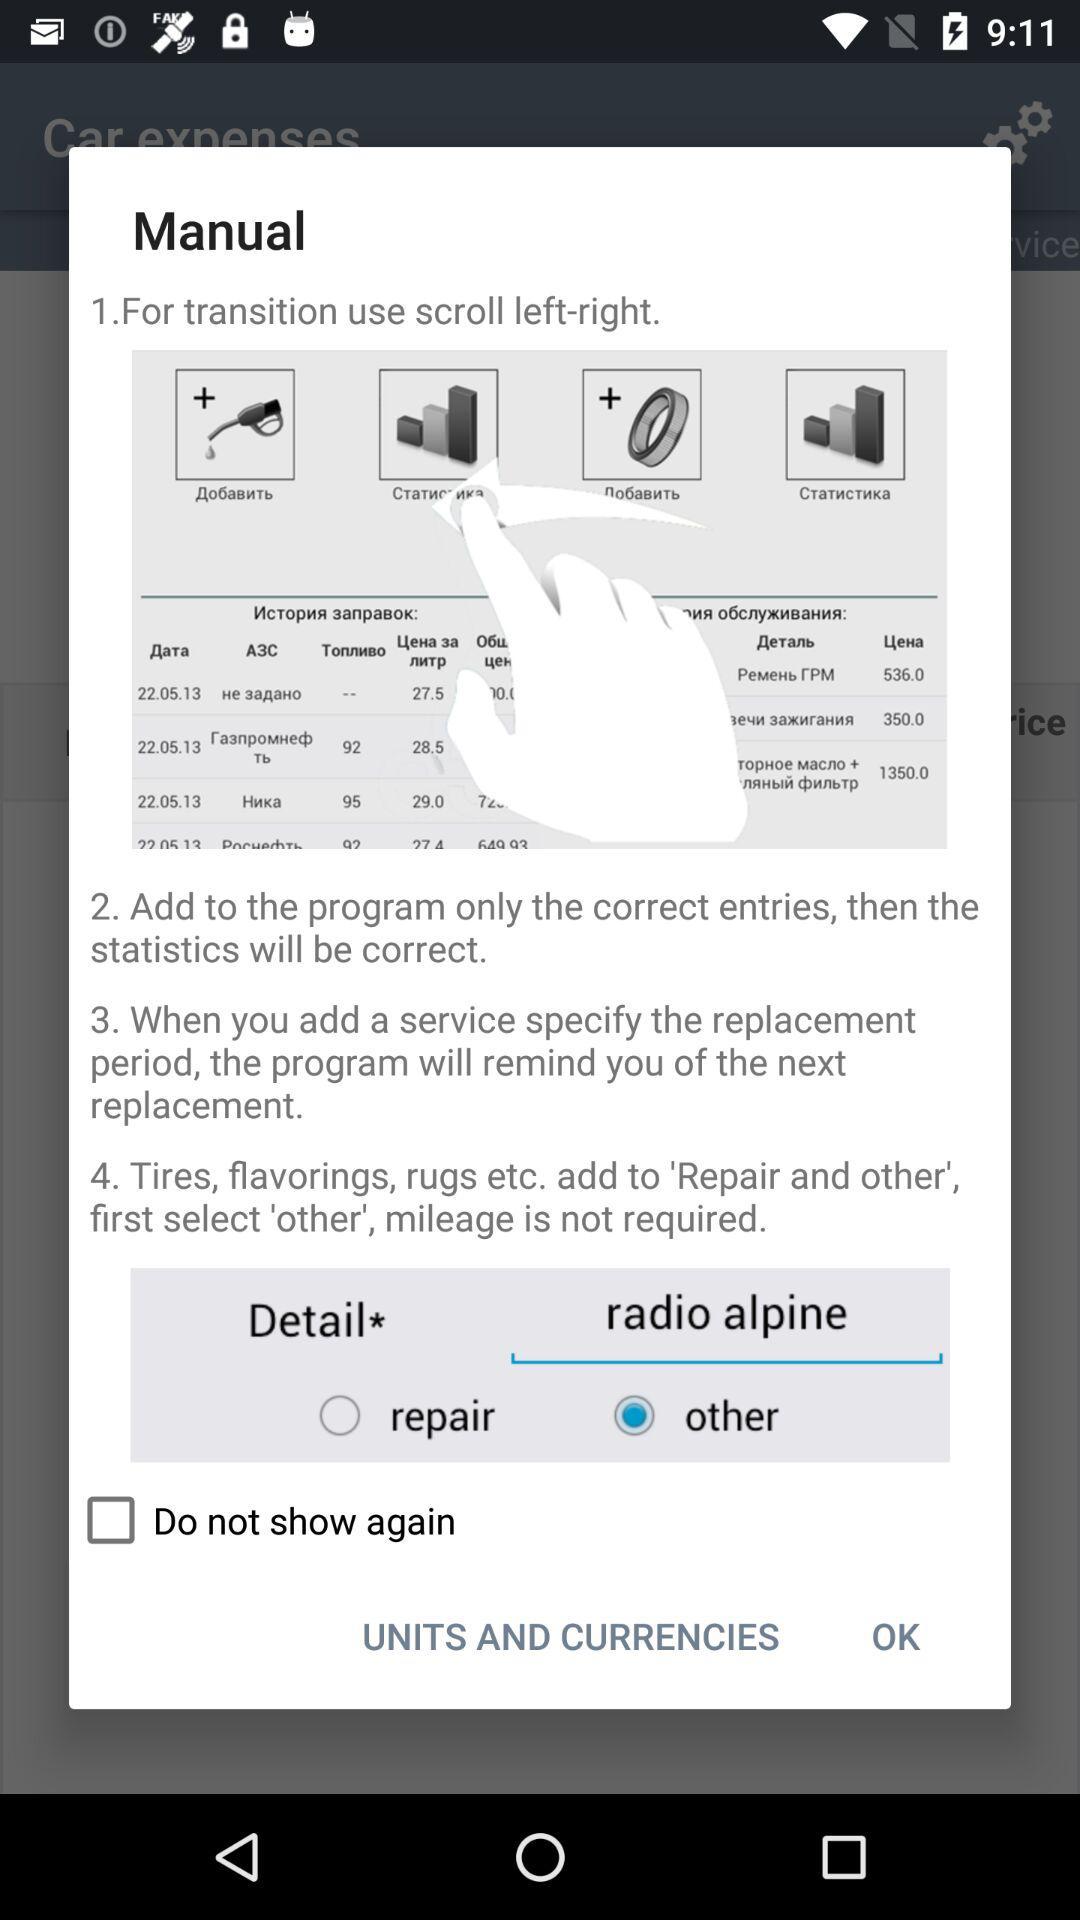  Describe the element at coordinates (894, 1635) in the screenshot. I see `the item next to the units and currencies` at that location.